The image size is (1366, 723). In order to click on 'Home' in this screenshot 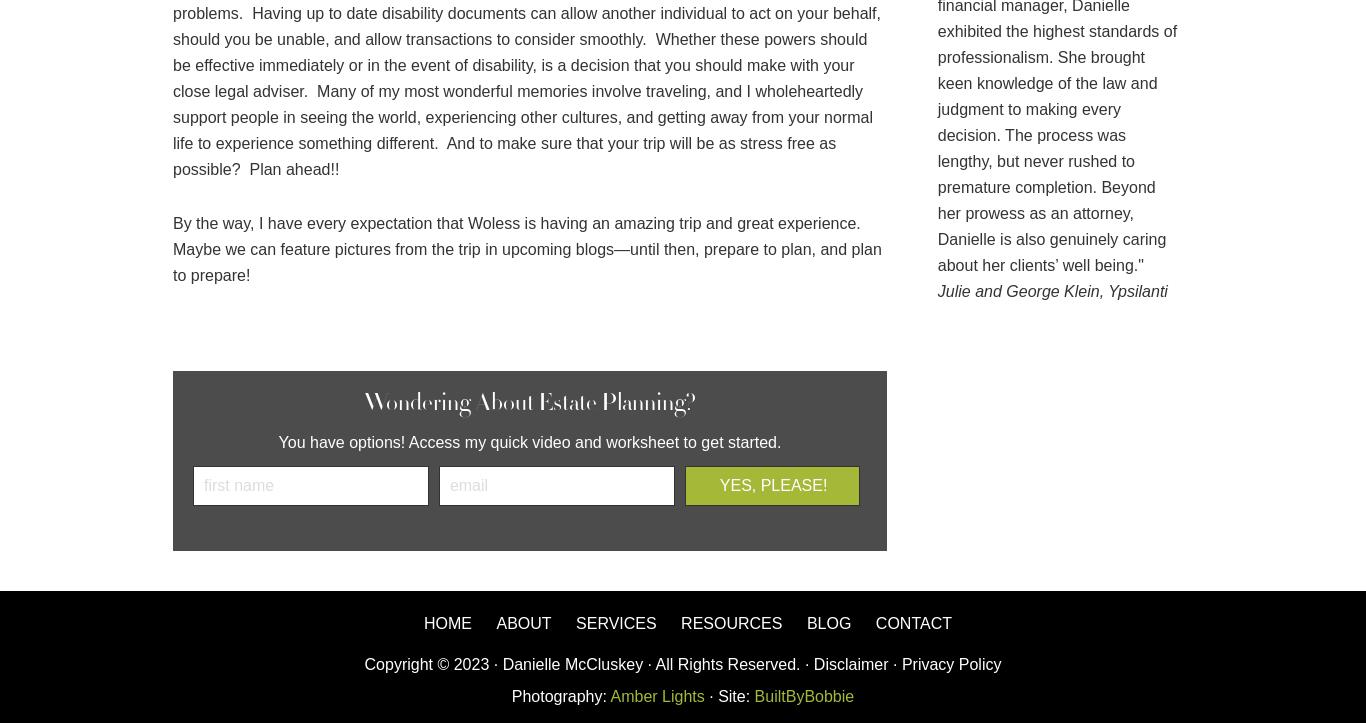, I will do `click(447, 623)`.